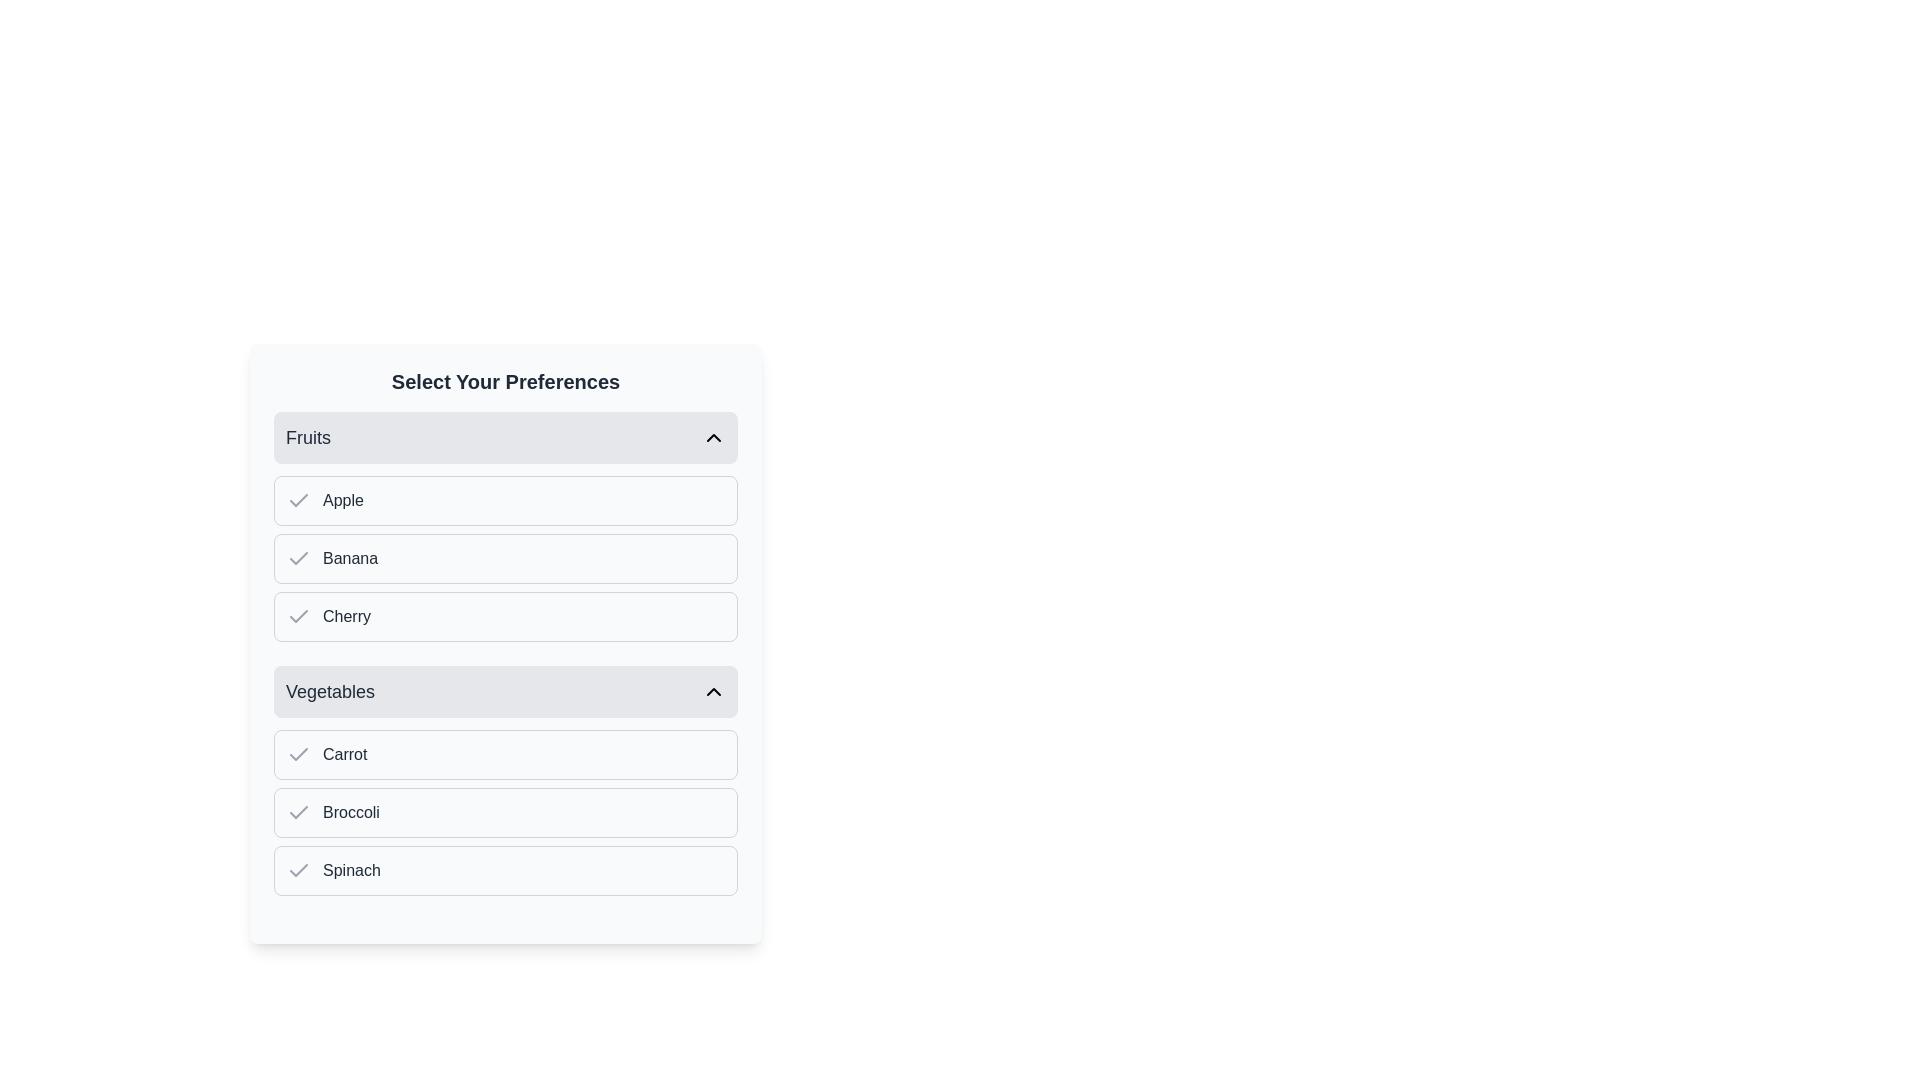 The width and height of the screenshot is (1920, 1080). I want to click on the 'Banana' text label, which is the second item in the 'Fruits' preferences list, so click(350, 559).